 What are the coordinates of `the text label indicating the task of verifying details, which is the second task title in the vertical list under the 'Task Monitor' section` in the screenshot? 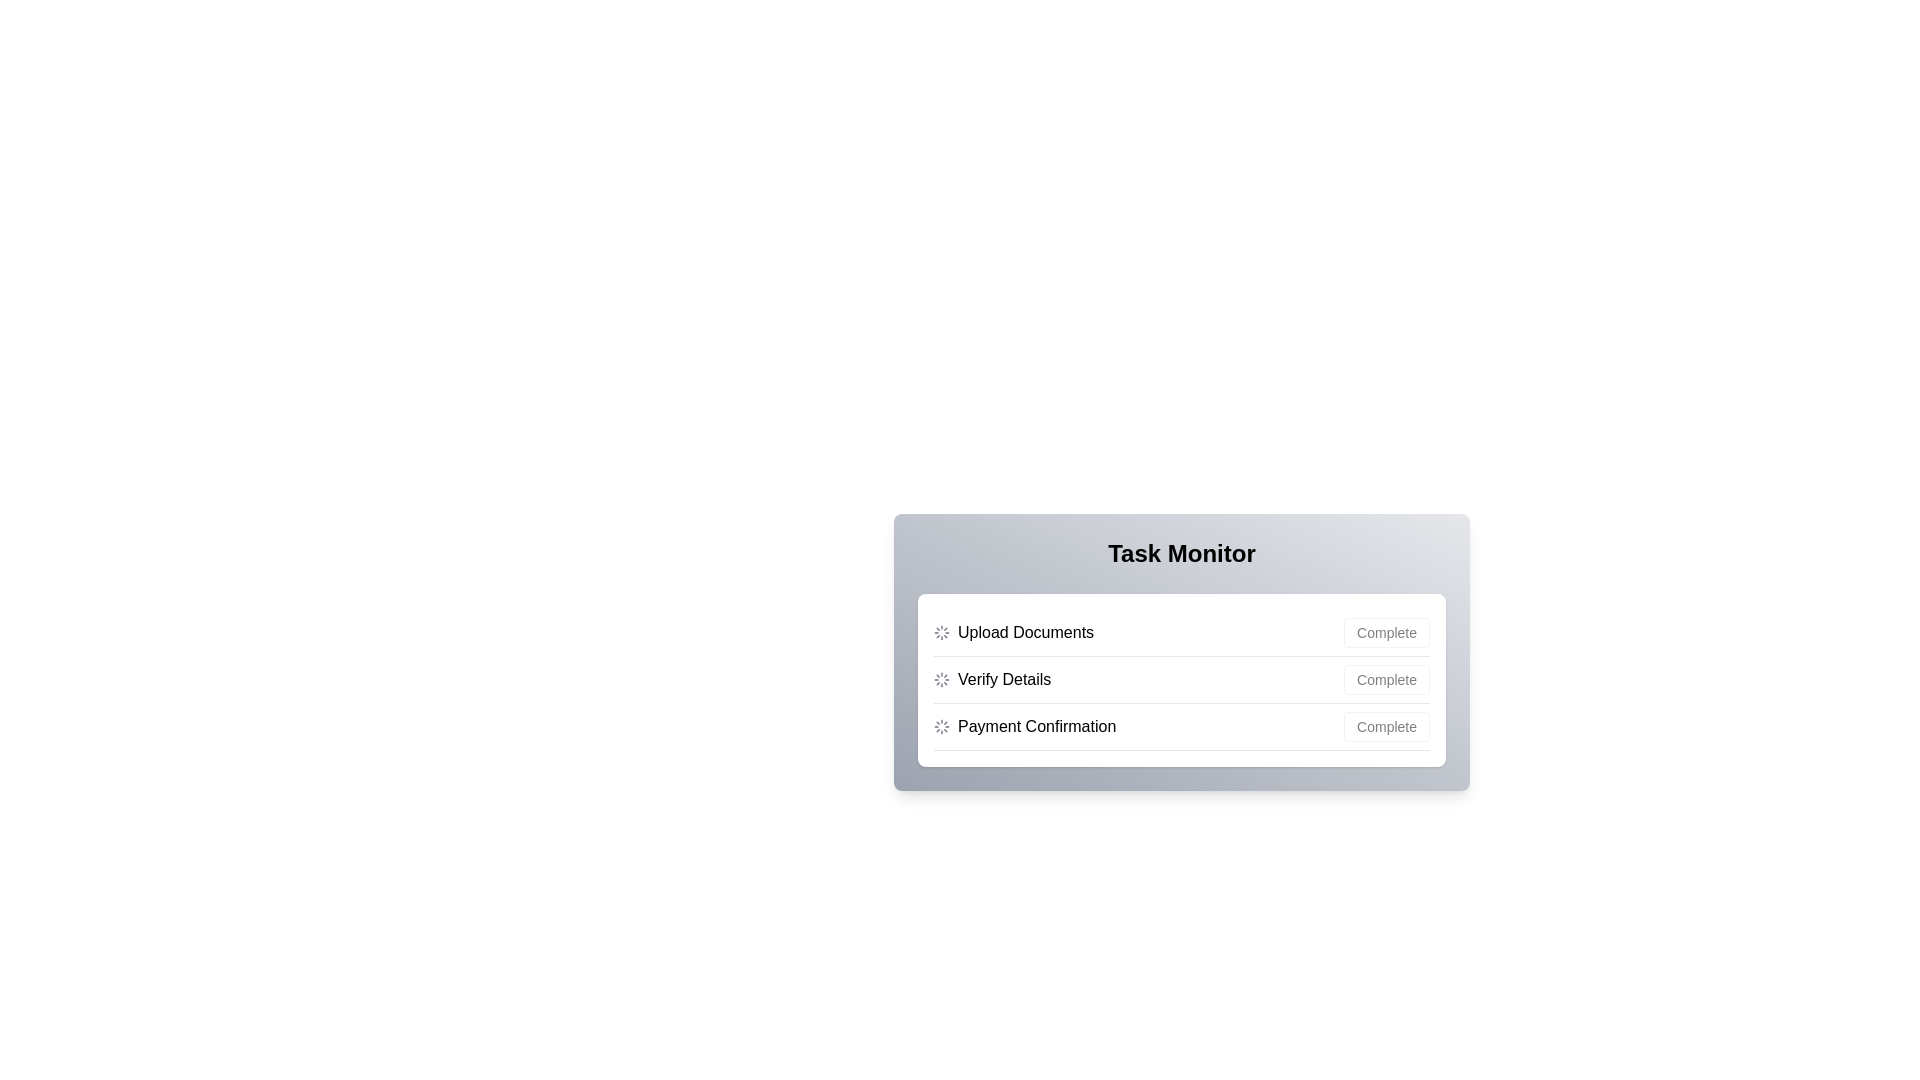 It's located at (1004, 678).